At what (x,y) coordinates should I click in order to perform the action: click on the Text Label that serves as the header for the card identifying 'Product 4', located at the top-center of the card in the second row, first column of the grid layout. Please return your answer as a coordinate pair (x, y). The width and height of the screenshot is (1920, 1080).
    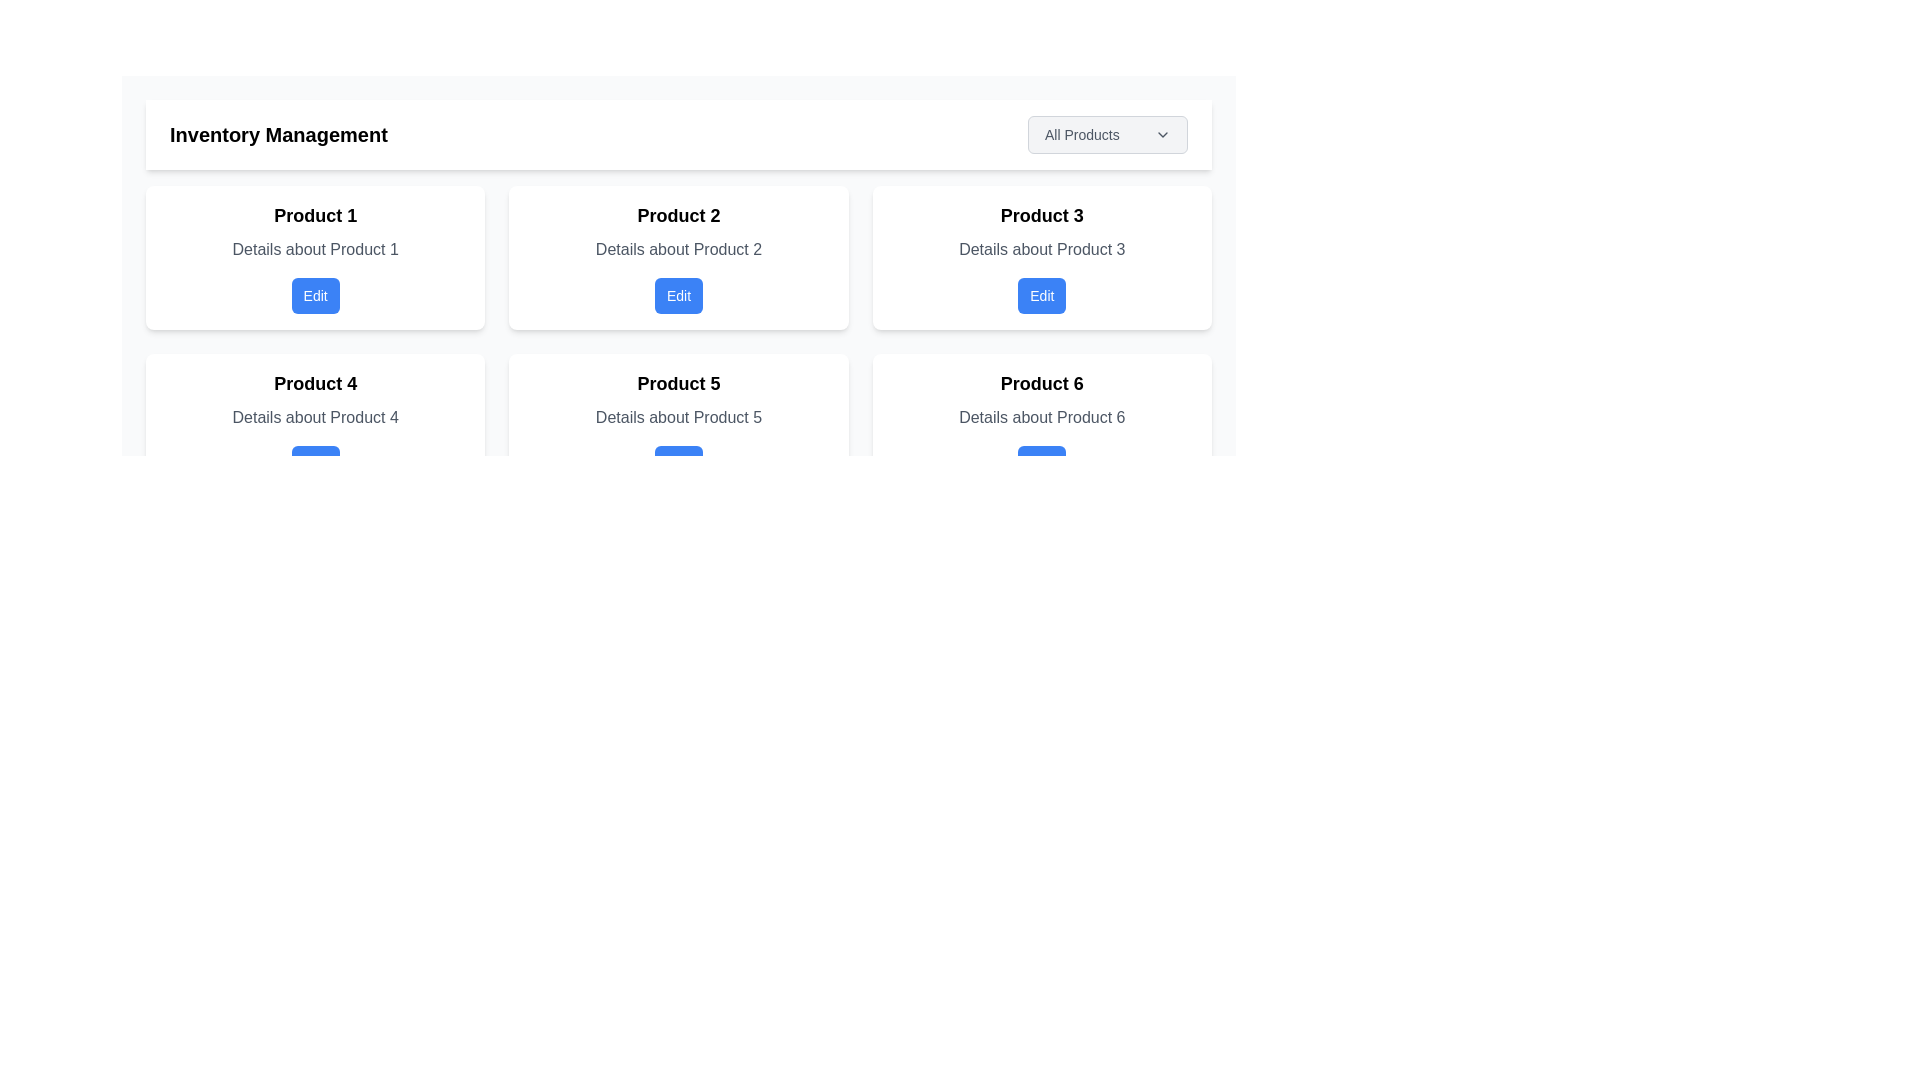
    Looking at the image, I should click on (314, 384).